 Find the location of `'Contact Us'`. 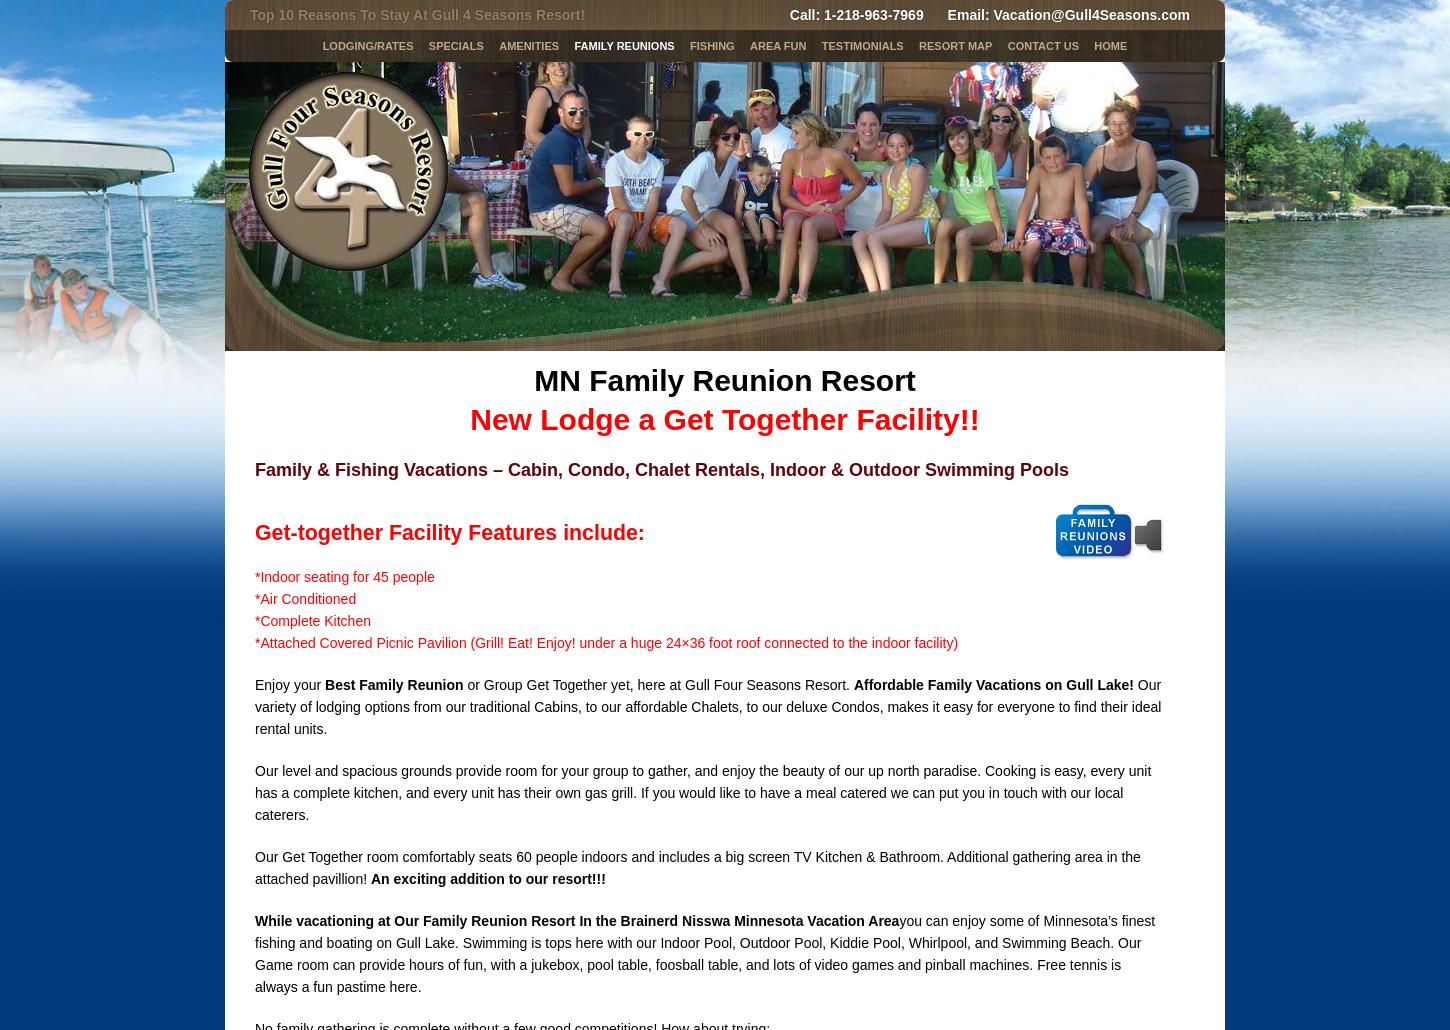

'Contact Us' is located at coordinates (1007, 46).